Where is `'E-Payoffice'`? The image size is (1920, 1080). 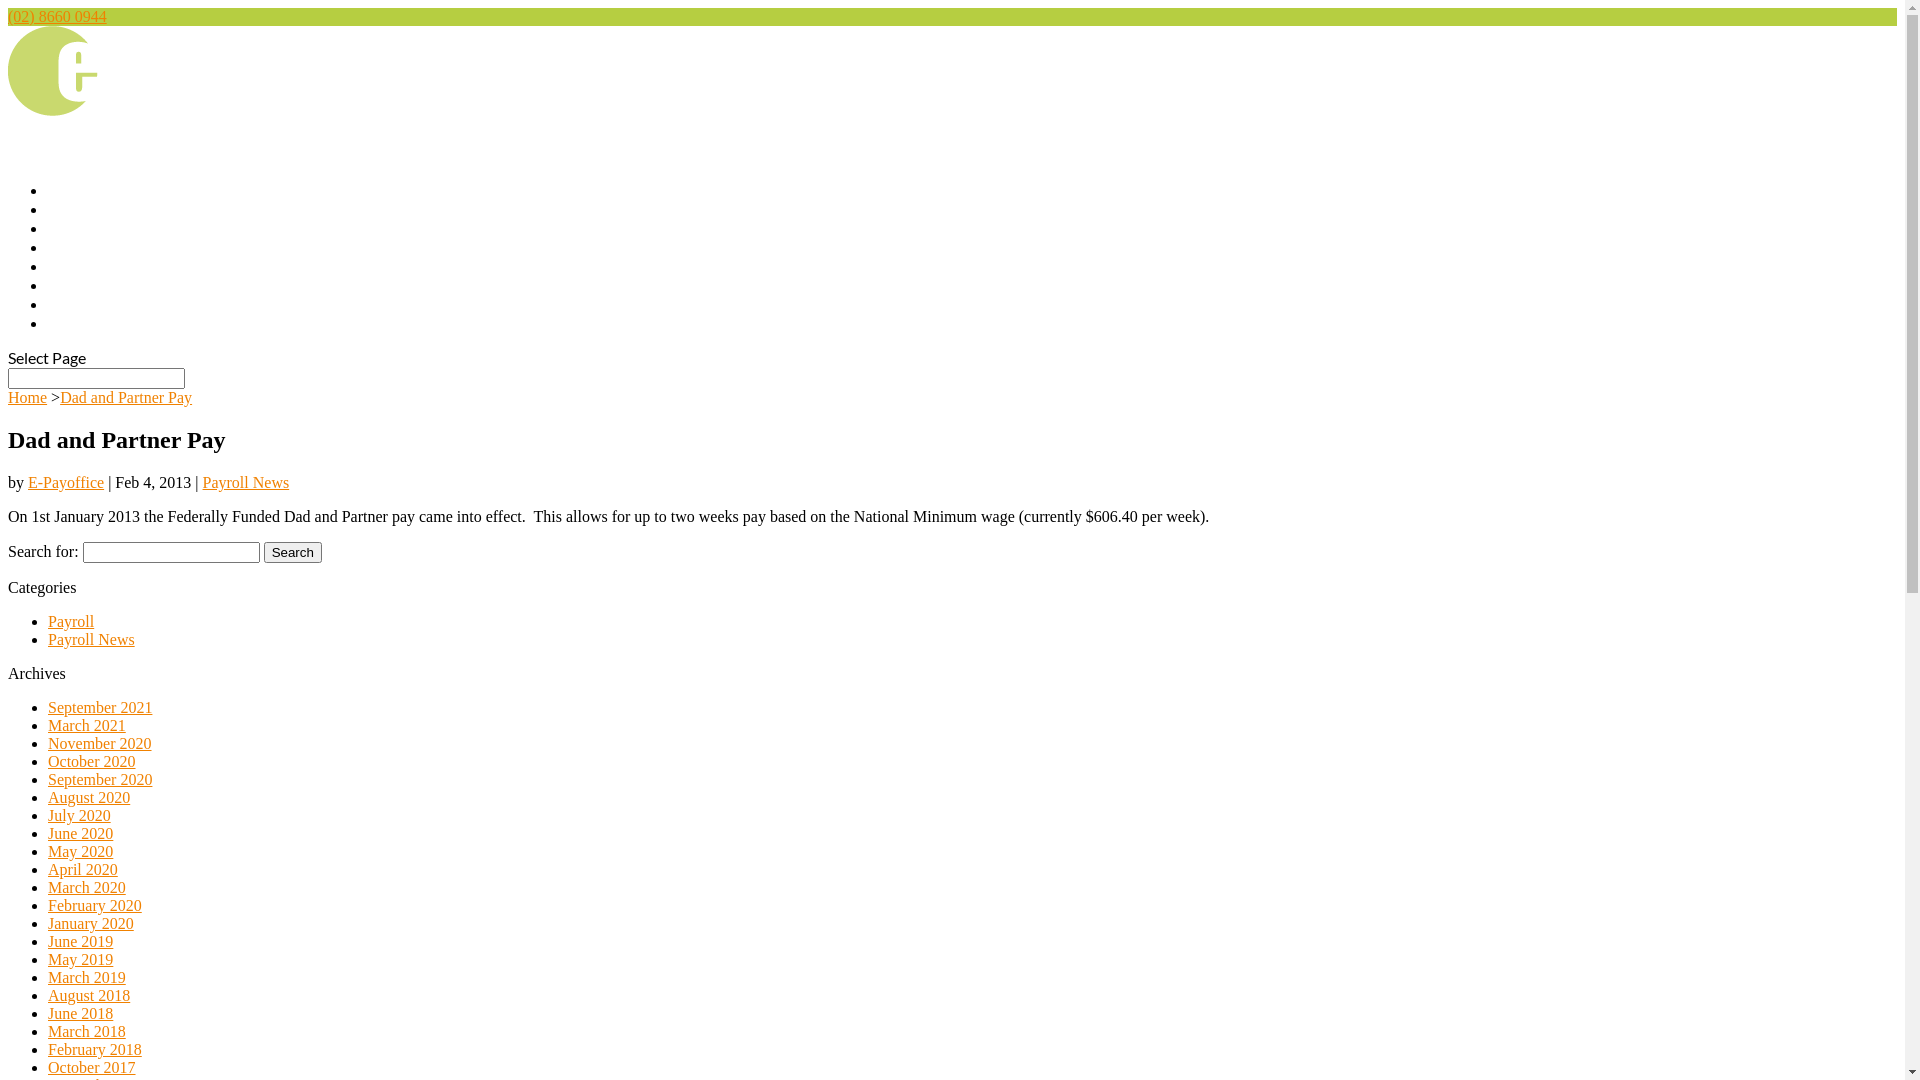
'E-Payoffice' is located at coordinates (66, 482).